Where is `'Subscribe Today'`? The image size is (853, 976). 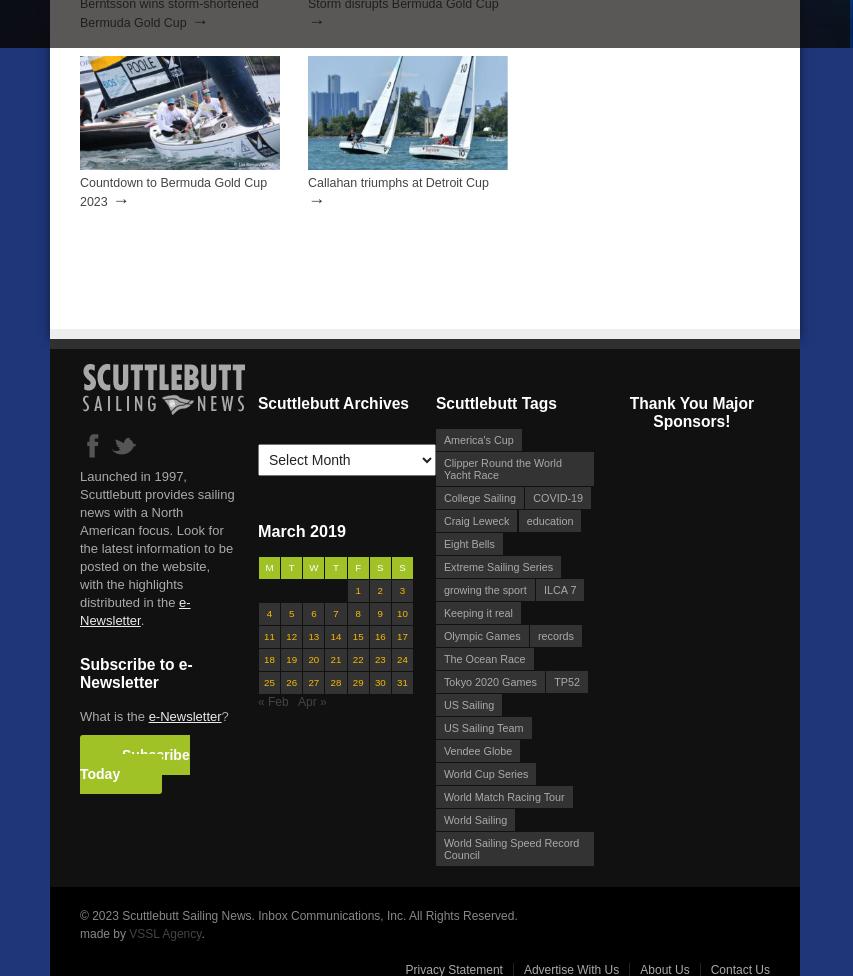
'Subscribe Today' is located at coordinates (79, 763).